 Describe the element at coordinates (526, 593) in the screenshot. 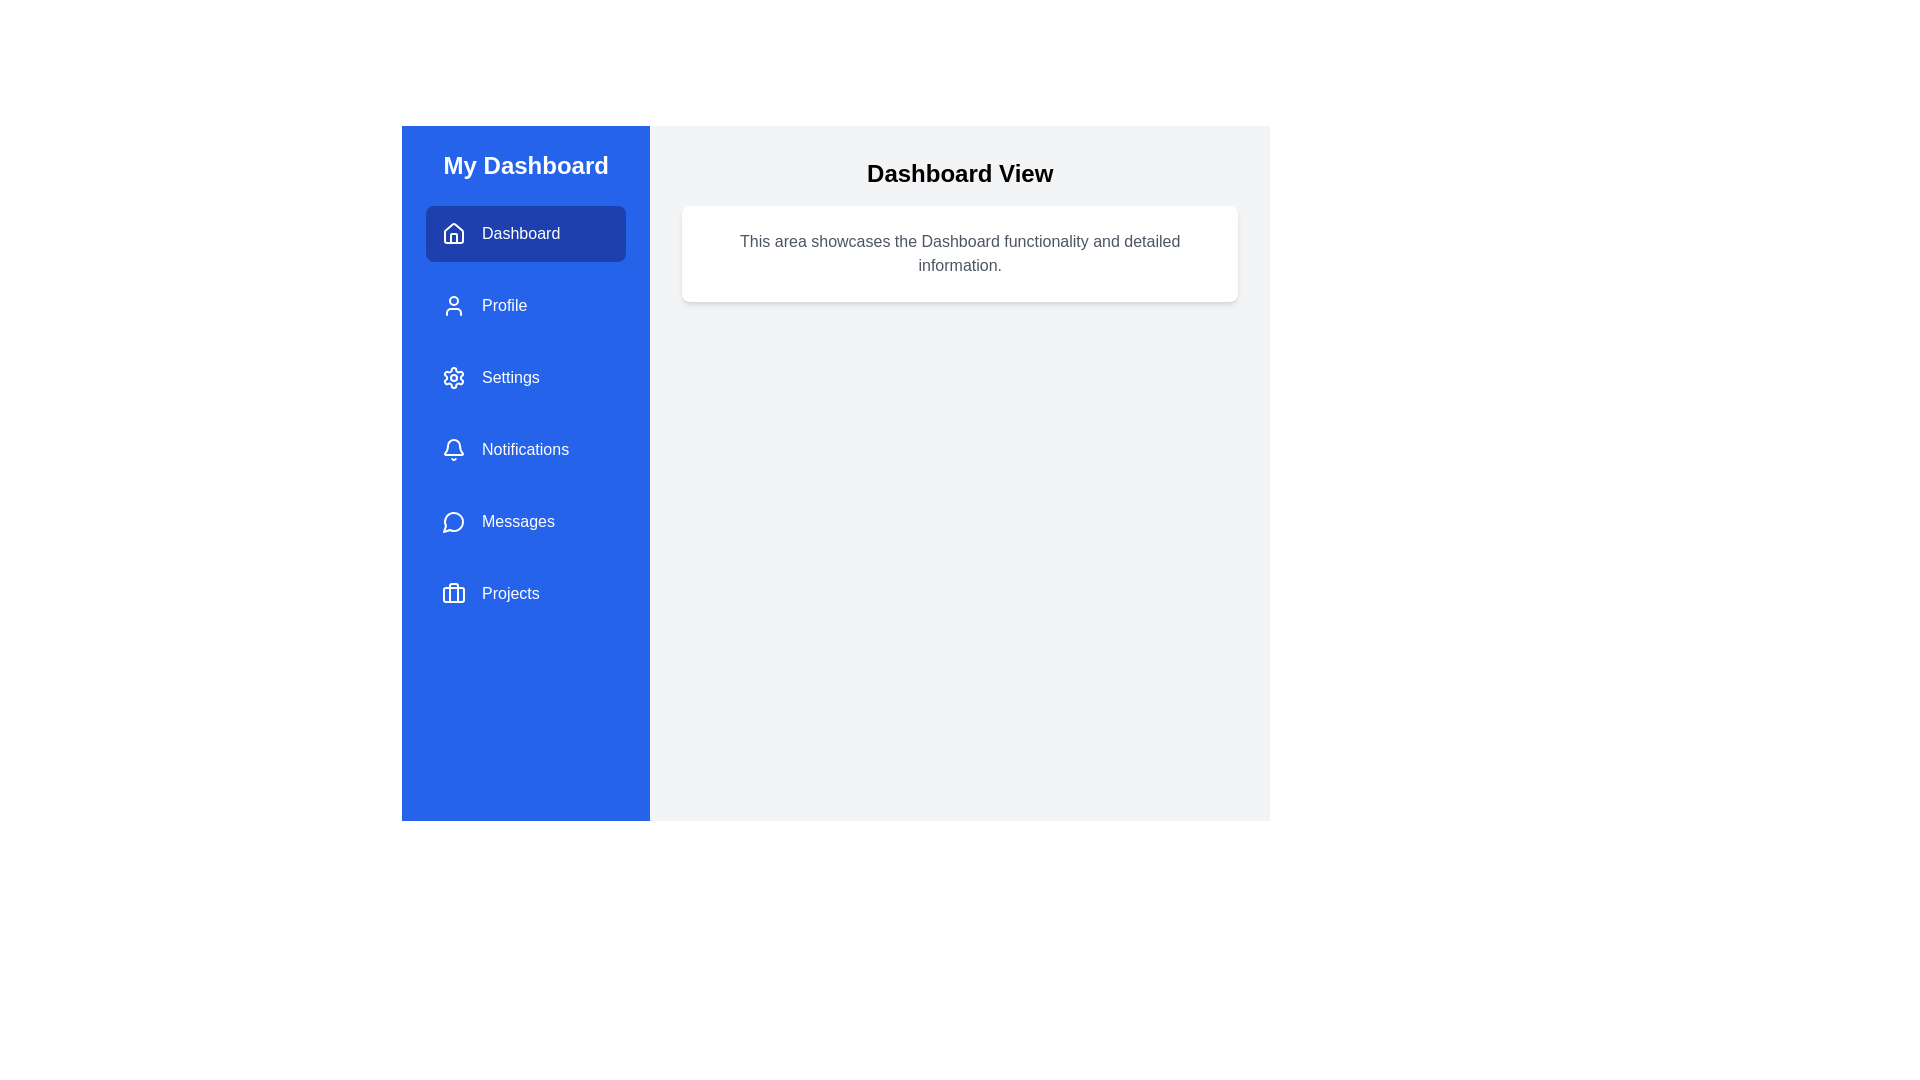

I see `the menu item Projects` at that location.